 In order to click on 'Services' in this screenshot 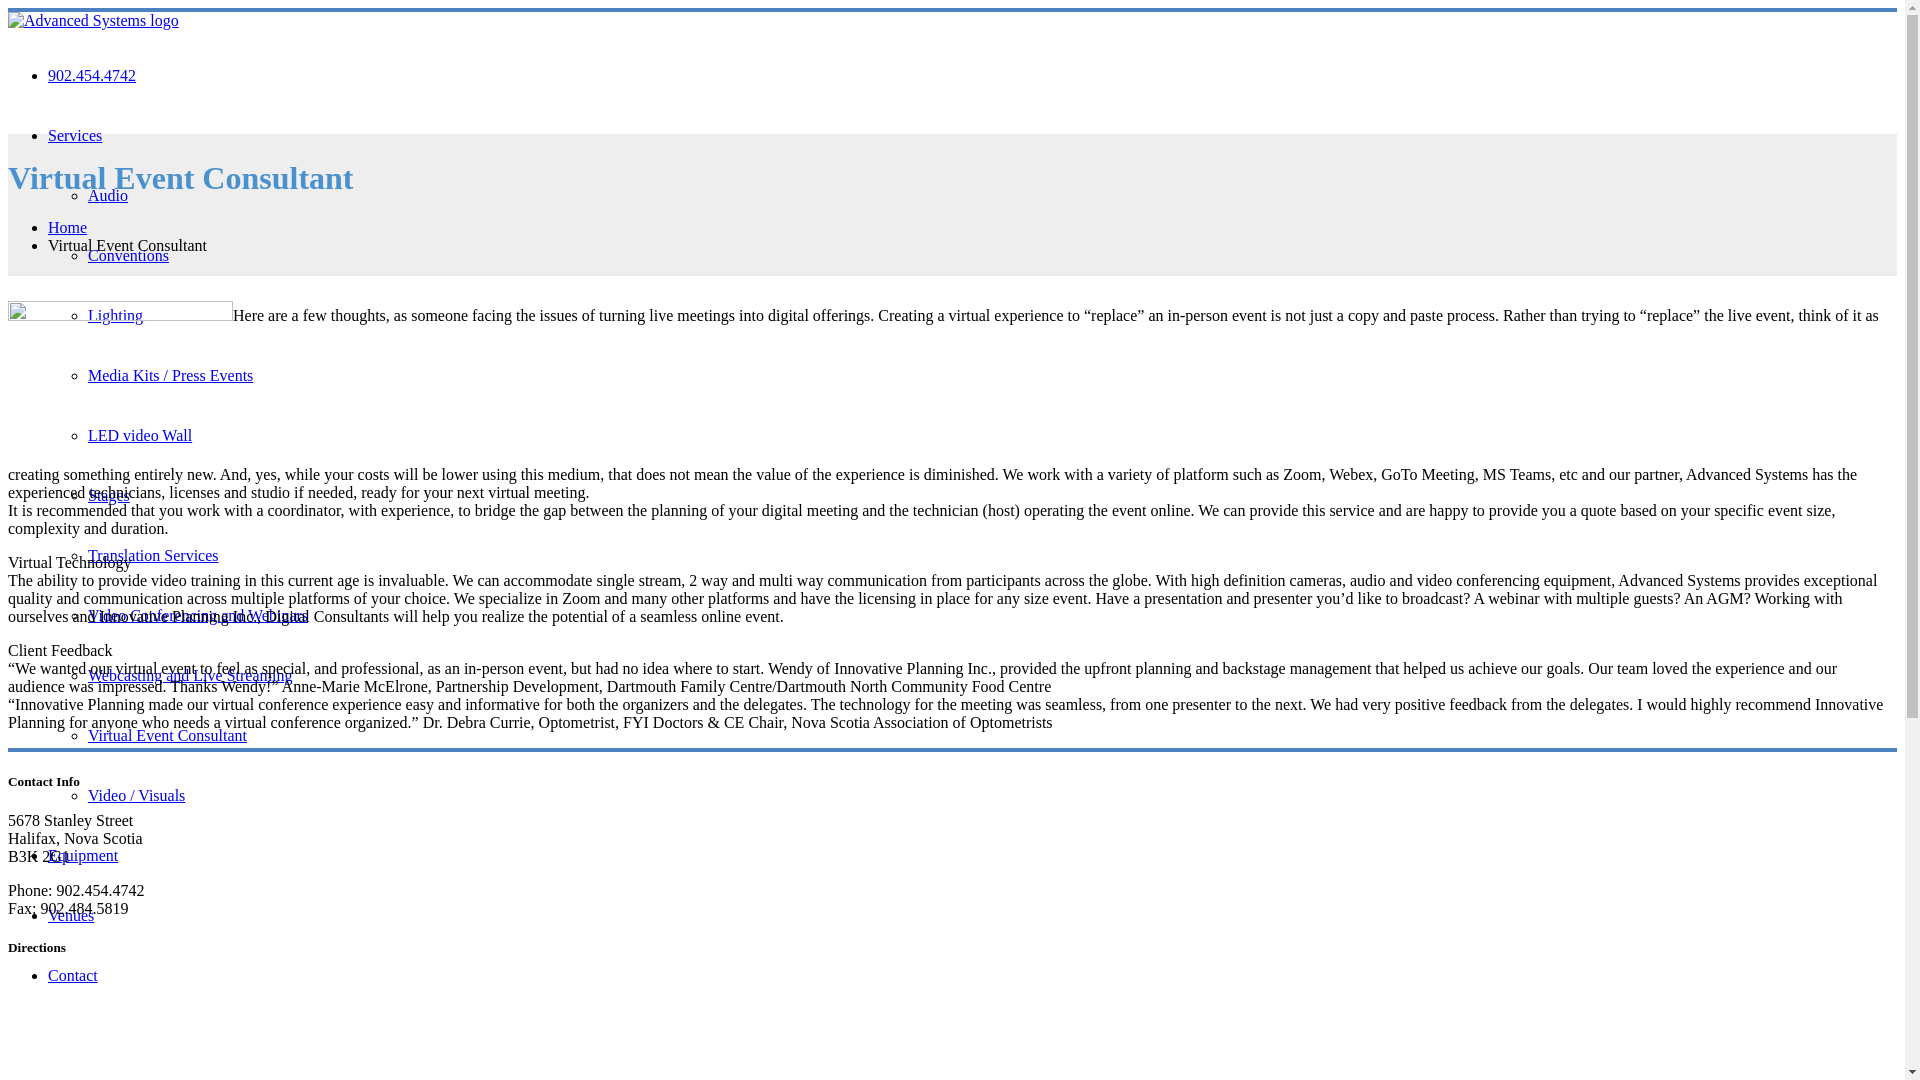, I will do `click(75, 135)`.